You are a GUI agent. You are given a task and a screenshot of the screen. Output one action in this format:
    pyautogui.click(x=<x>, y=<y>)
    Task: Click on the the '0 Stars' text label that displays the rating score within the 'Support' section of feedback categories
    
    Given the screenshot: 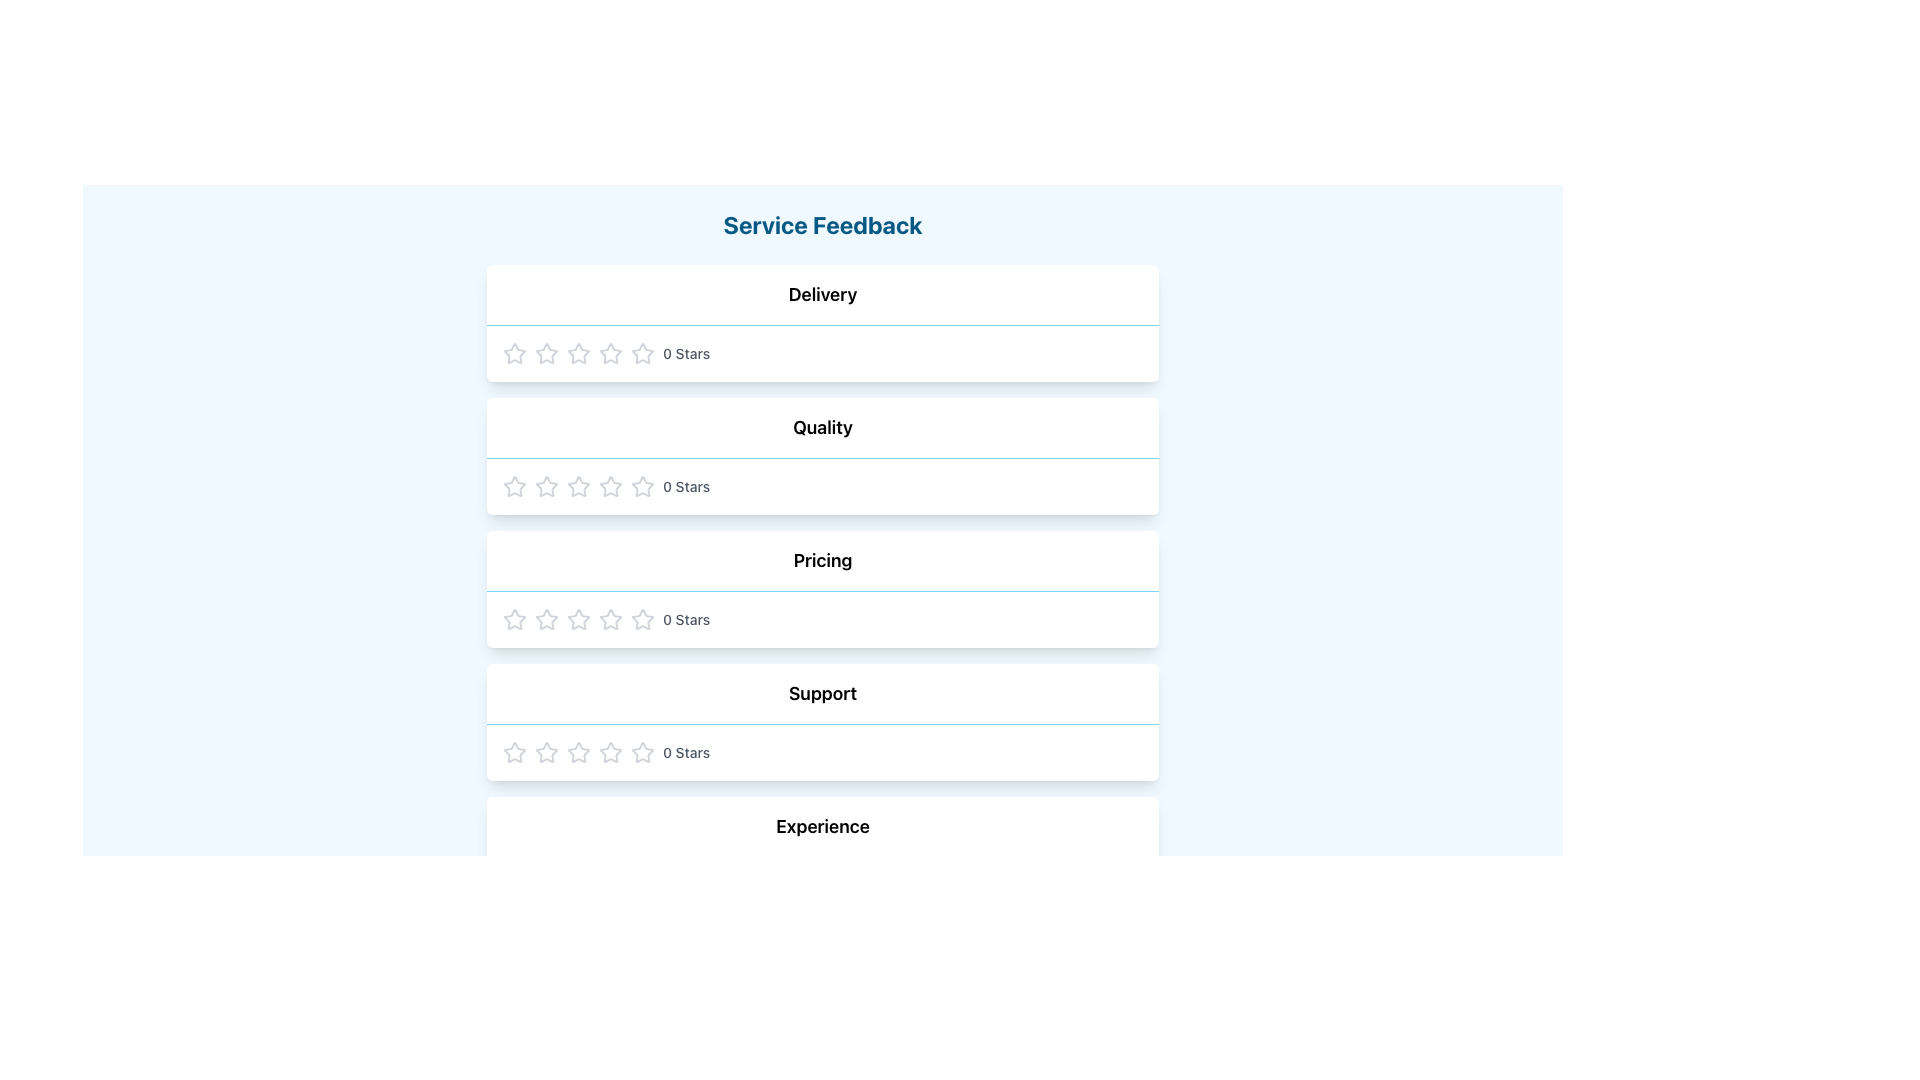 What is the action you would take?
    pyautogui.click(x=686, y=752)
    